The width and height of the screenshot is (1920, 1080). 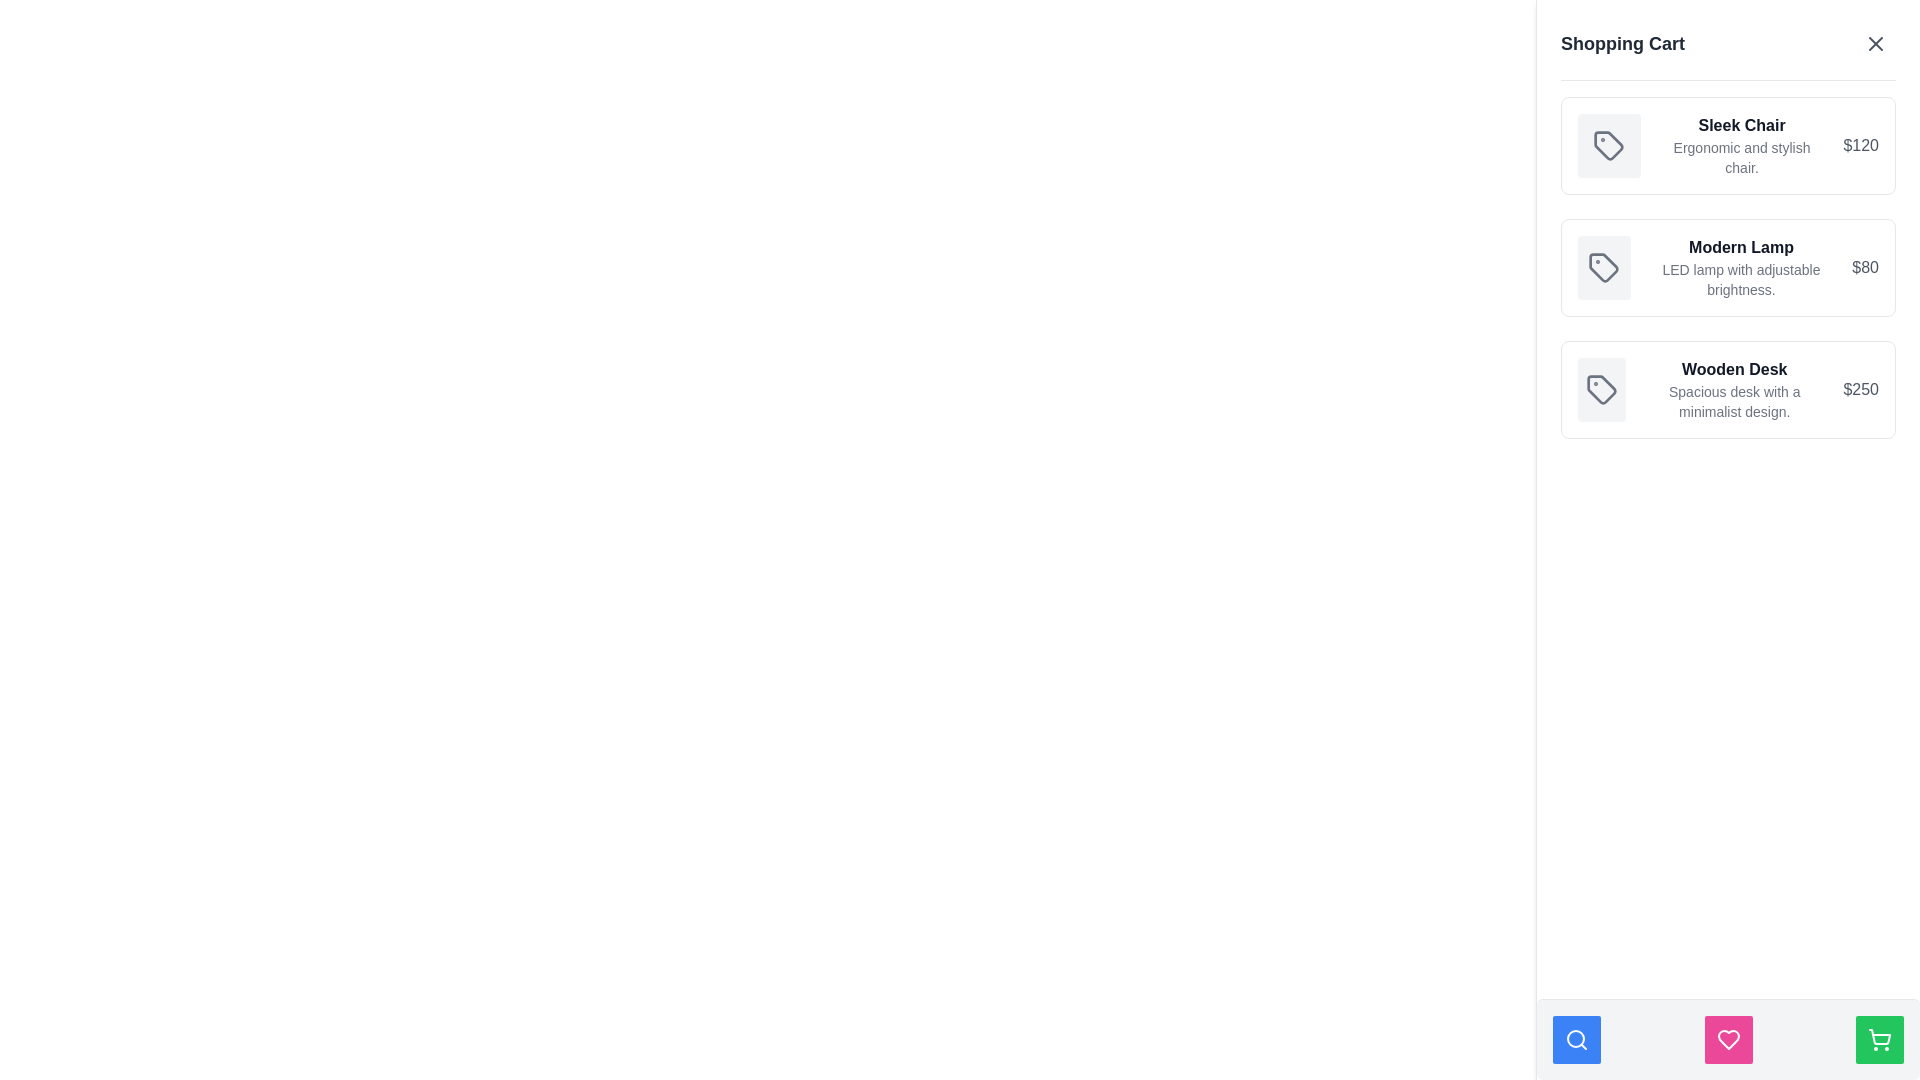 What do you see at coordinates (1576, 1039) in the screenshot?
I see `the magnifying glass icon located in the bottom navigation bar` at bounding box center [1576, 1039].